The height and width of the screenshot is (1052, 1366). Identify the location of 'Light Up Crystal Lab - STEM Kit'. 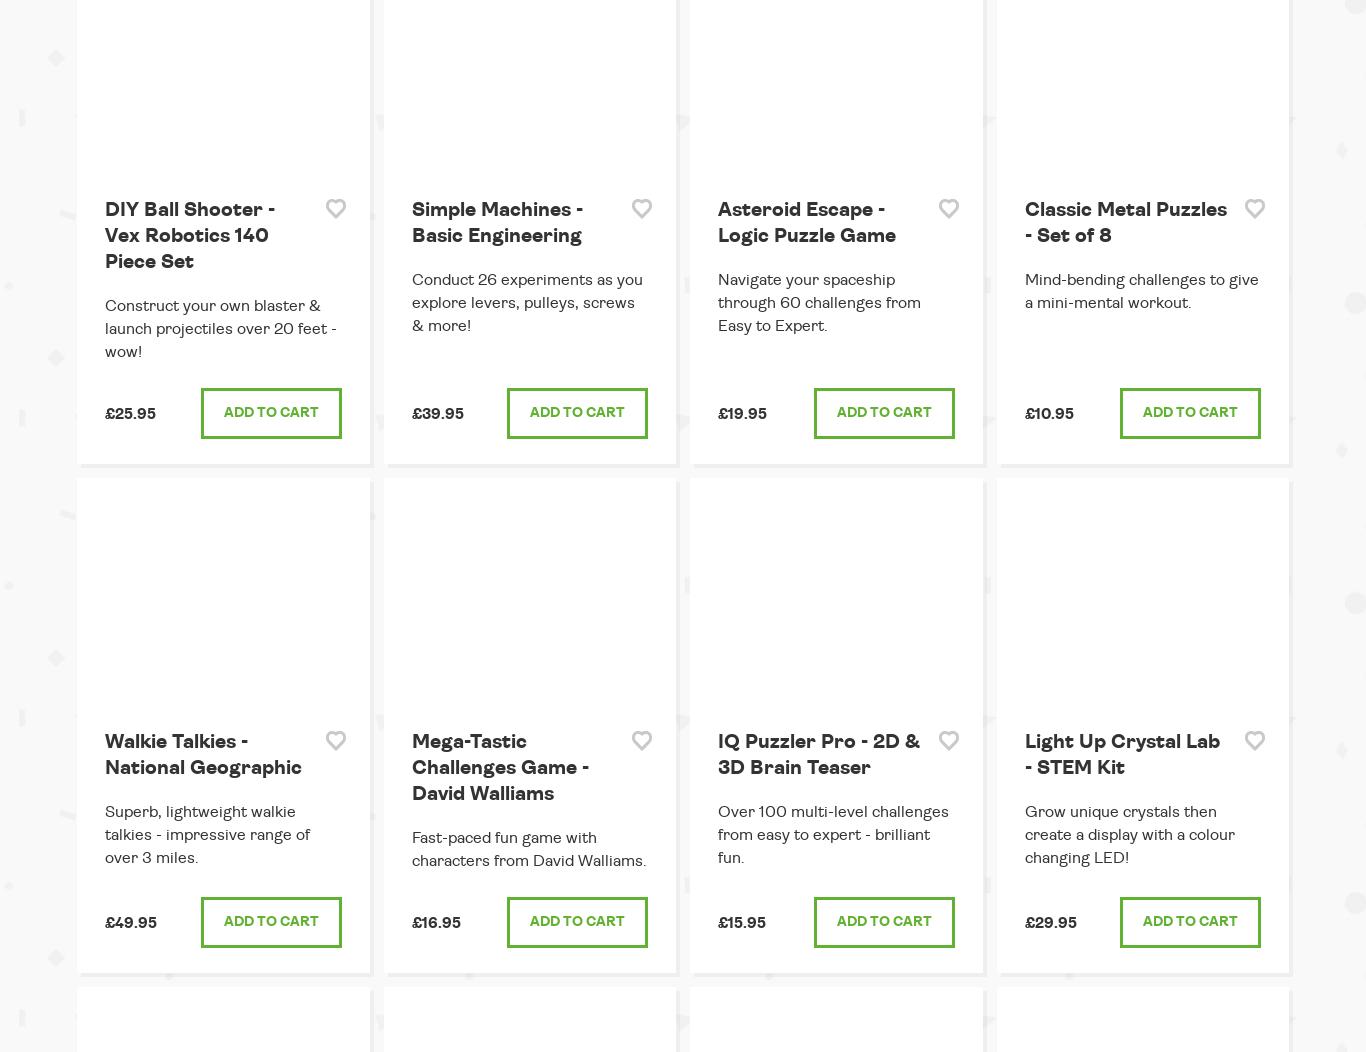
(1120, 754).